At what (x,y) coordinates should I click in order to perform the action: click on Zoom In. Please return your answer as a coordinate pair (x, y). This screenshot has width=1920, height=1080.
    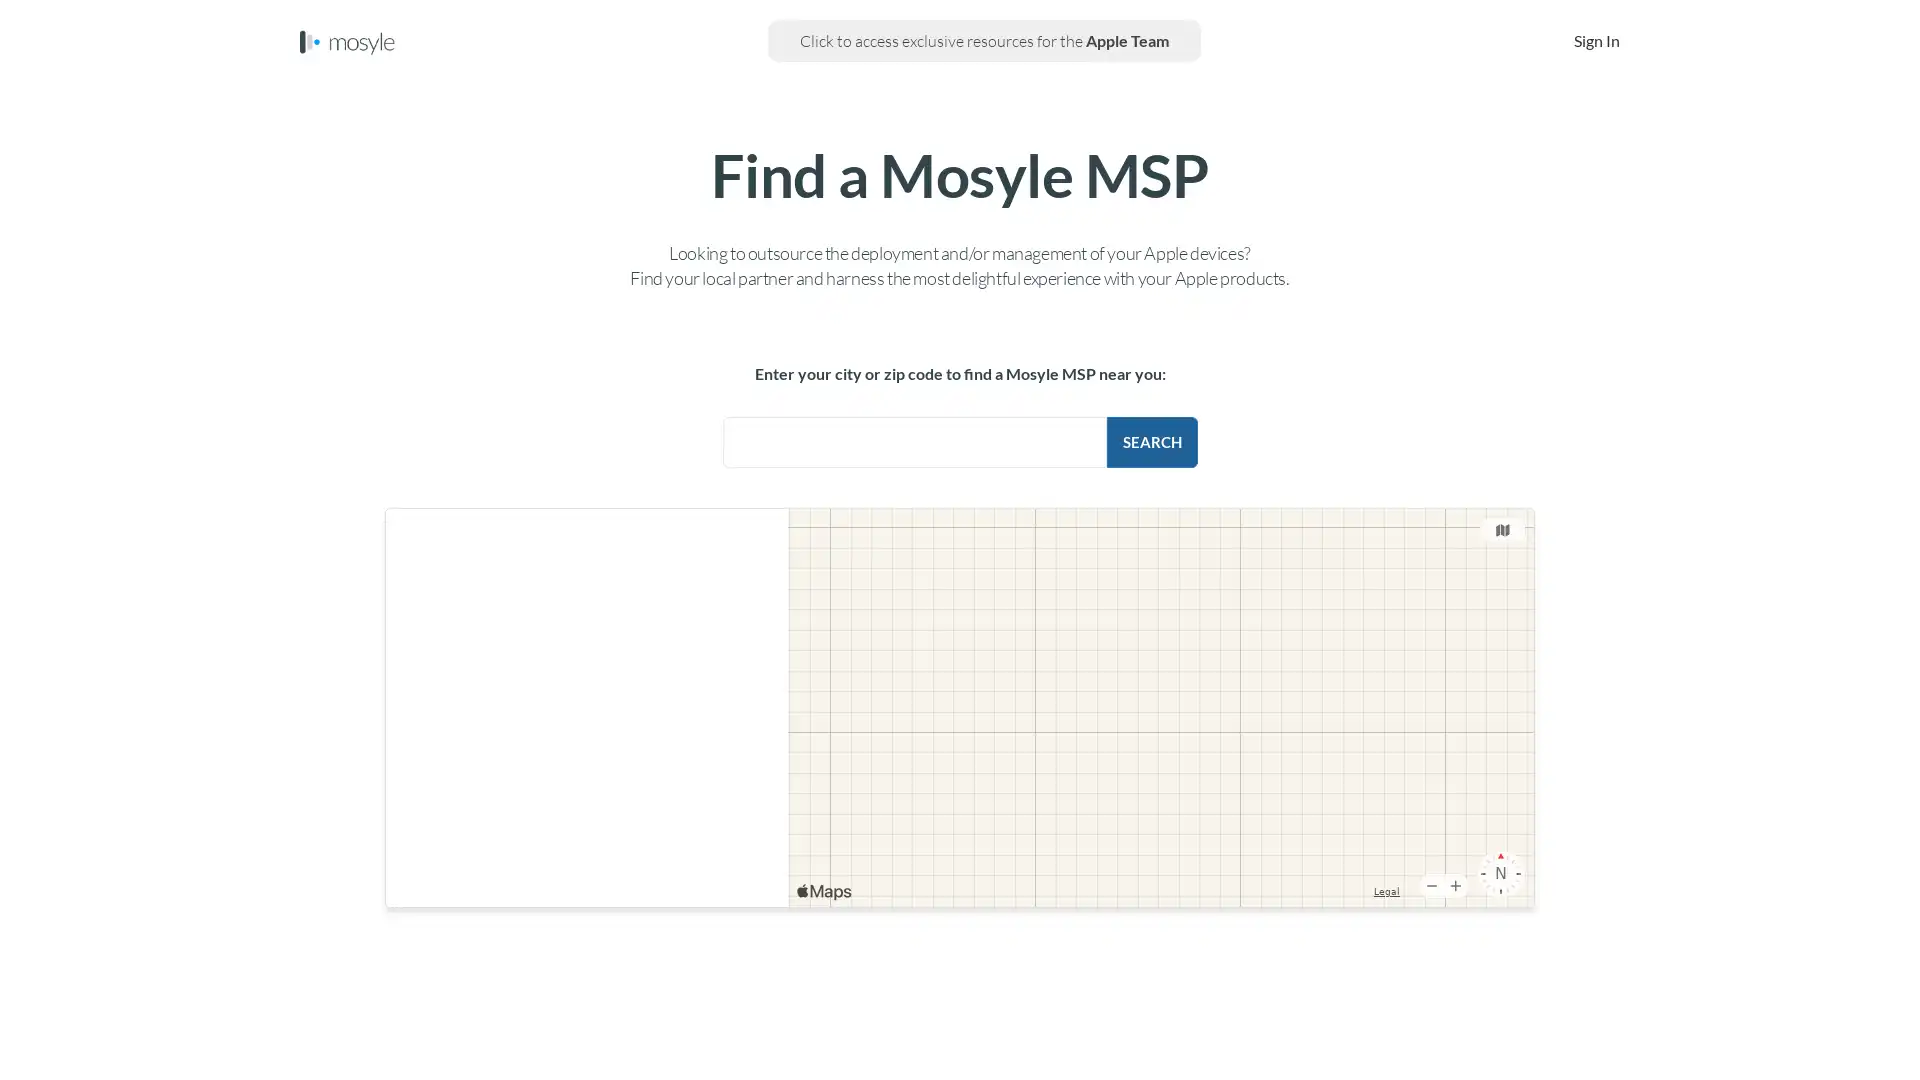
    Looking at the image, I should click on (1454, 885).